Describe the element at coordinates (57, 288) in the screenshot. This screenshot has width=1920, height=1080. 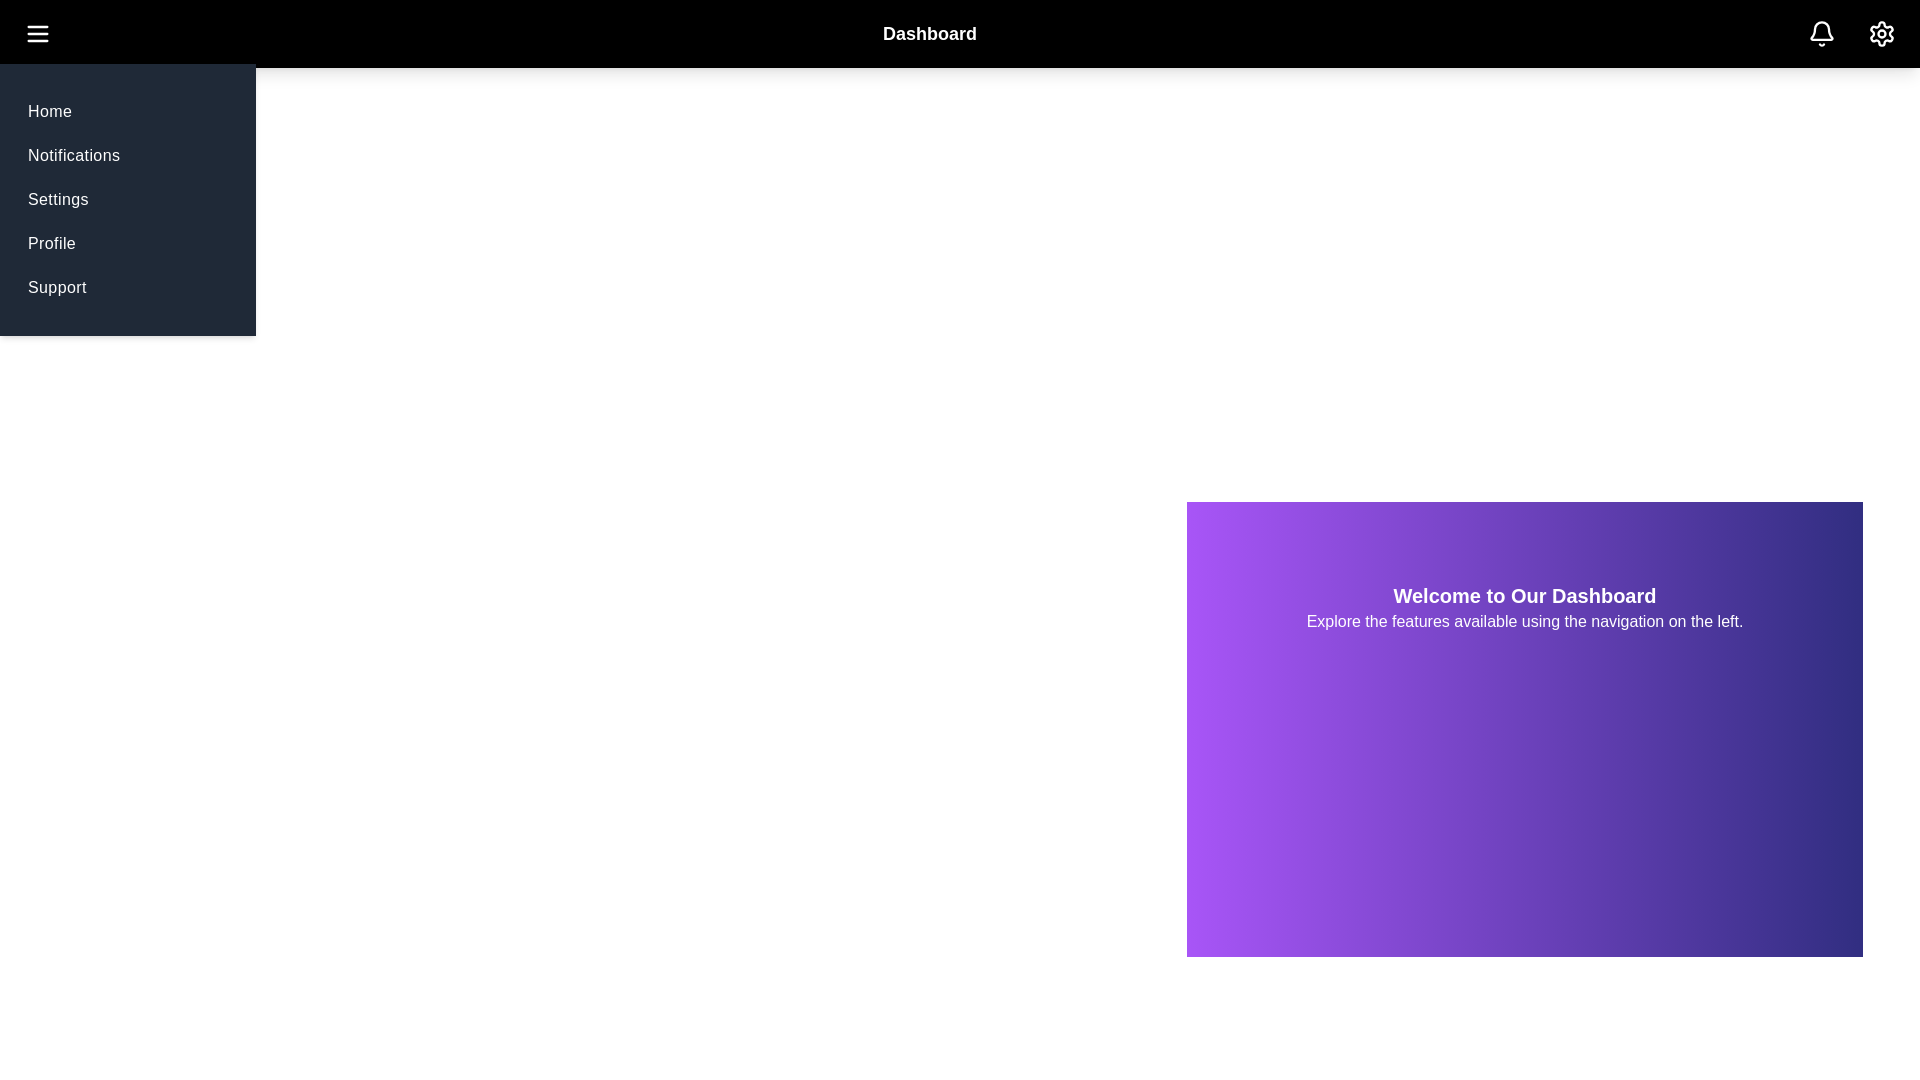
I see `the navigation menu item Support` at that location.